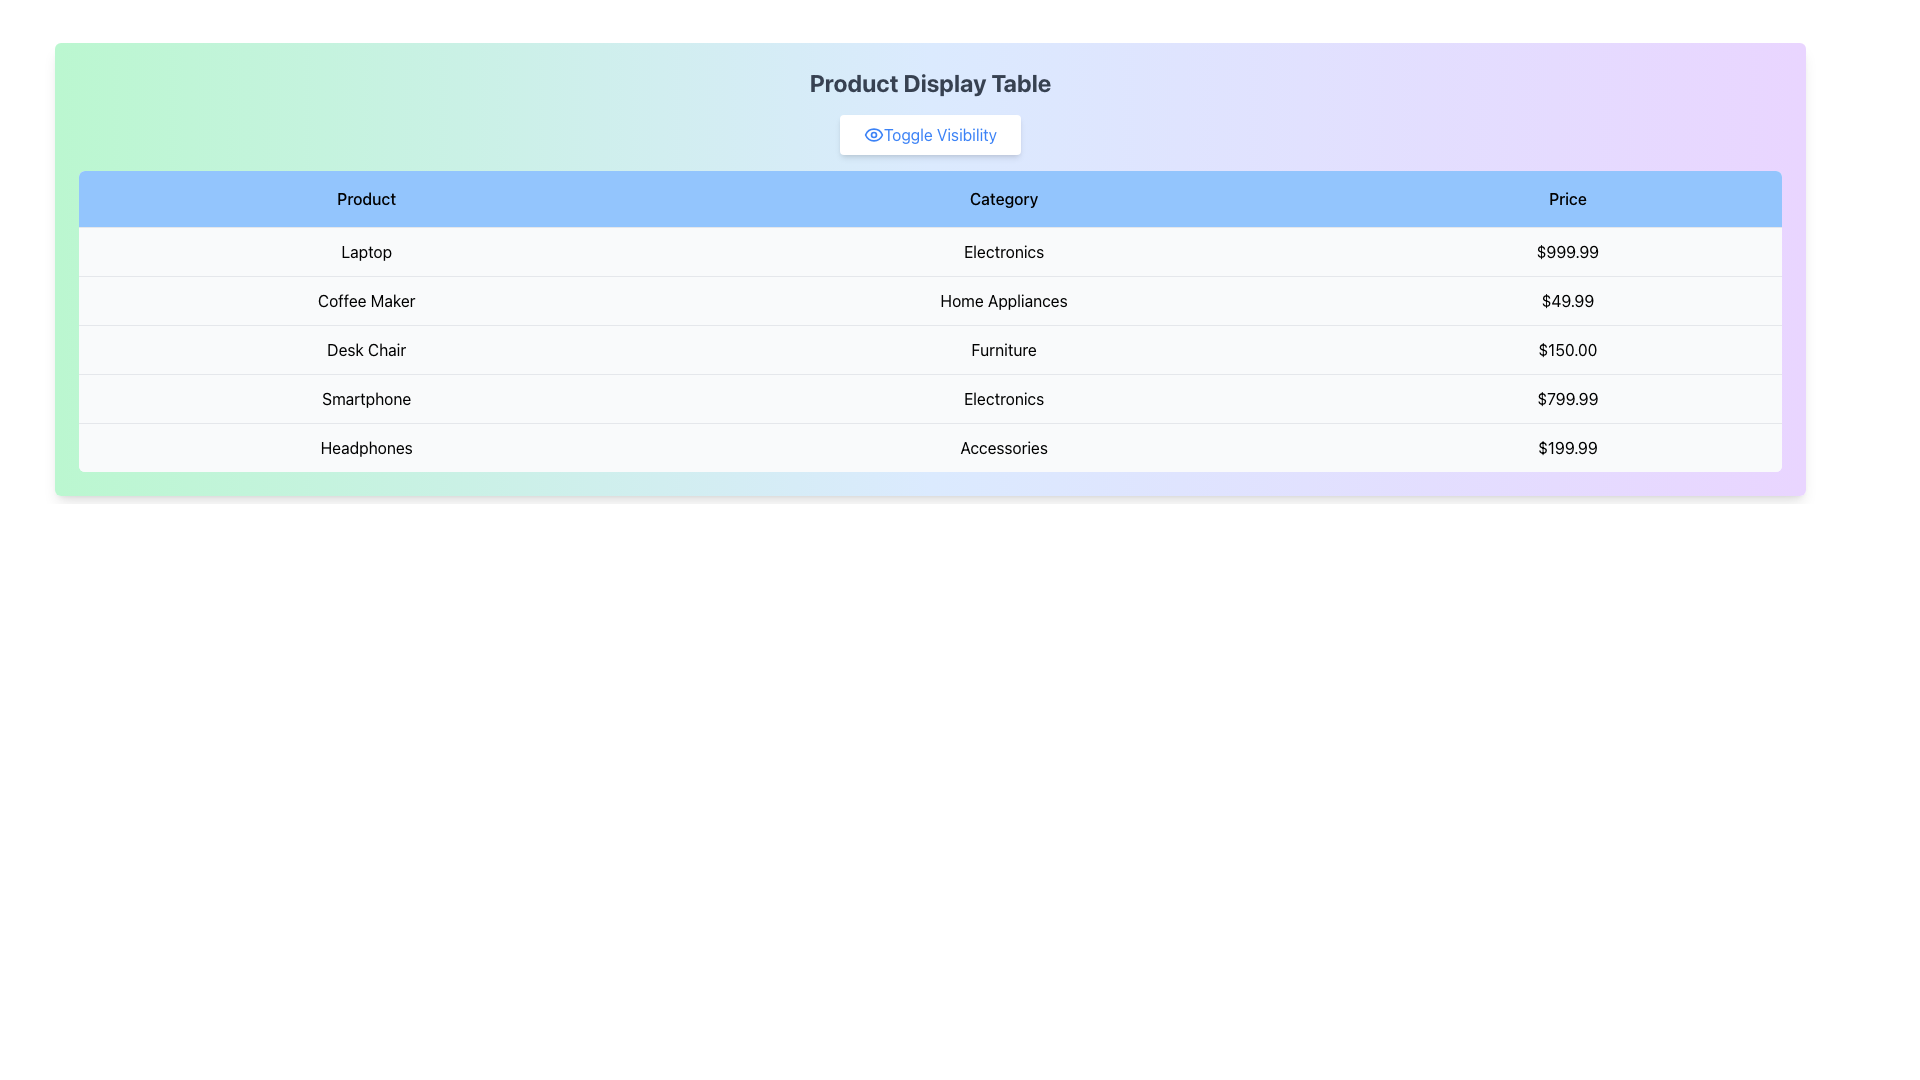 The width and height of the screenshot is (1920, 1080). Describe the element at coordinates (366, 199) in the screenshot. I see `the 'Product' column header in the data table` at that location.